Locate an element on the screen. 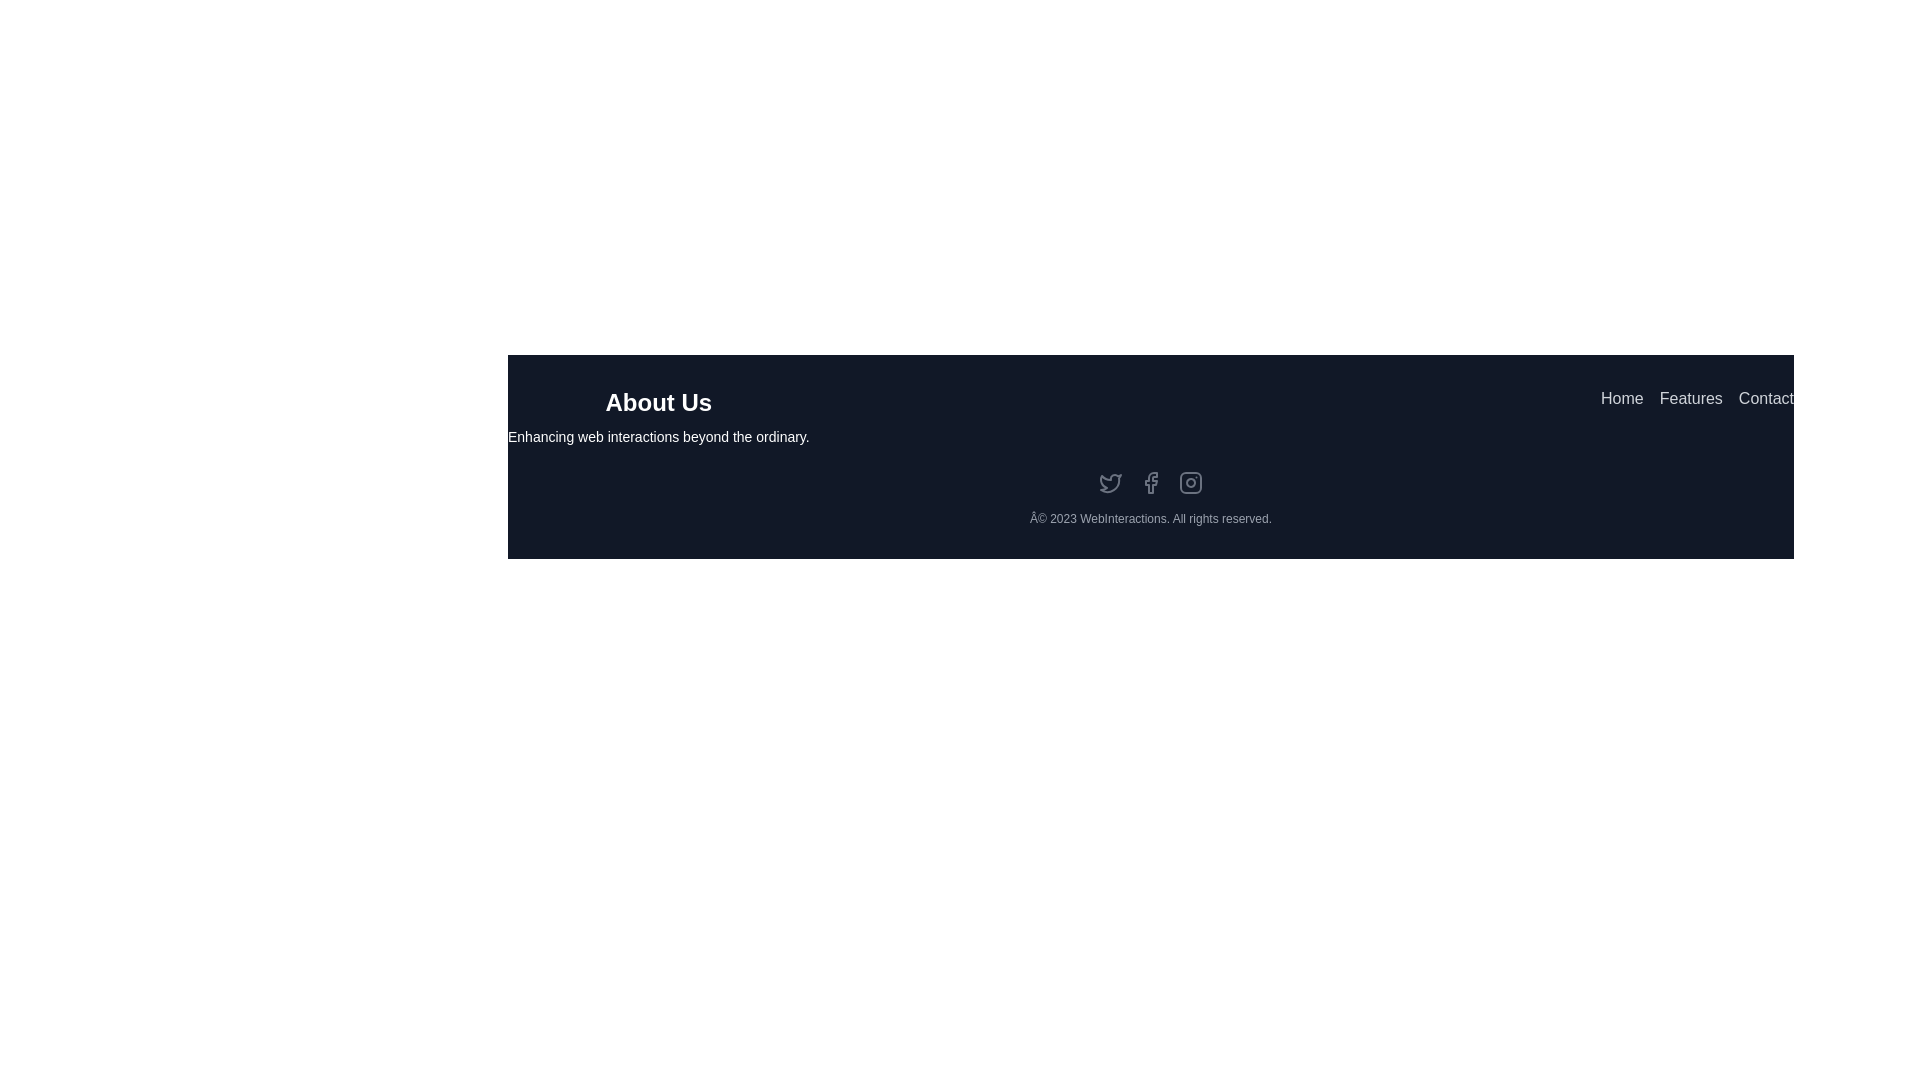  the first SVG icon representing a Twitter link, which is located in a horizontal row of social media icons at the bottom center of the interface is located at coordinates (1109, 482).